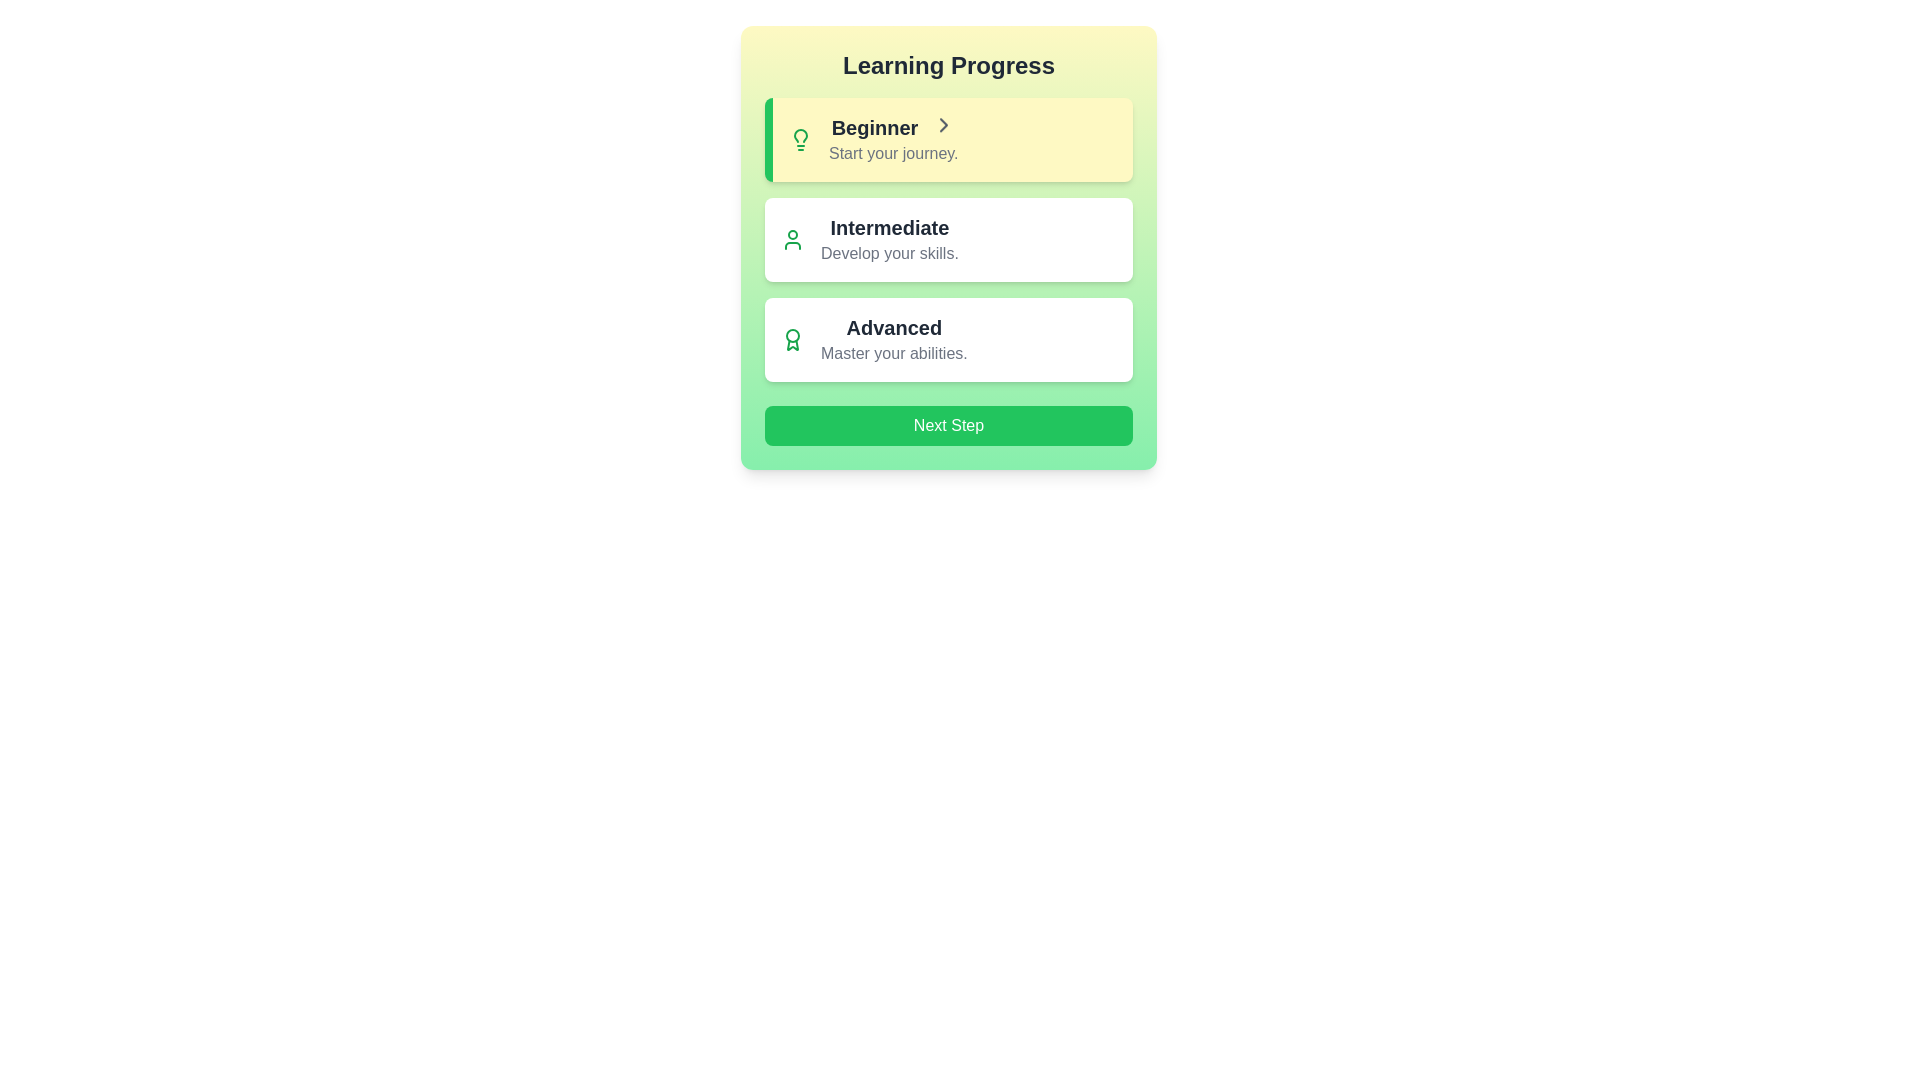  Describe the element at coordinates (942, 127) in the screenshot. I see `the Chevron Right icon indicating forward navigation in the 'Beginner' section, located at the end of the line containing the text 'Beginner'` at that location.